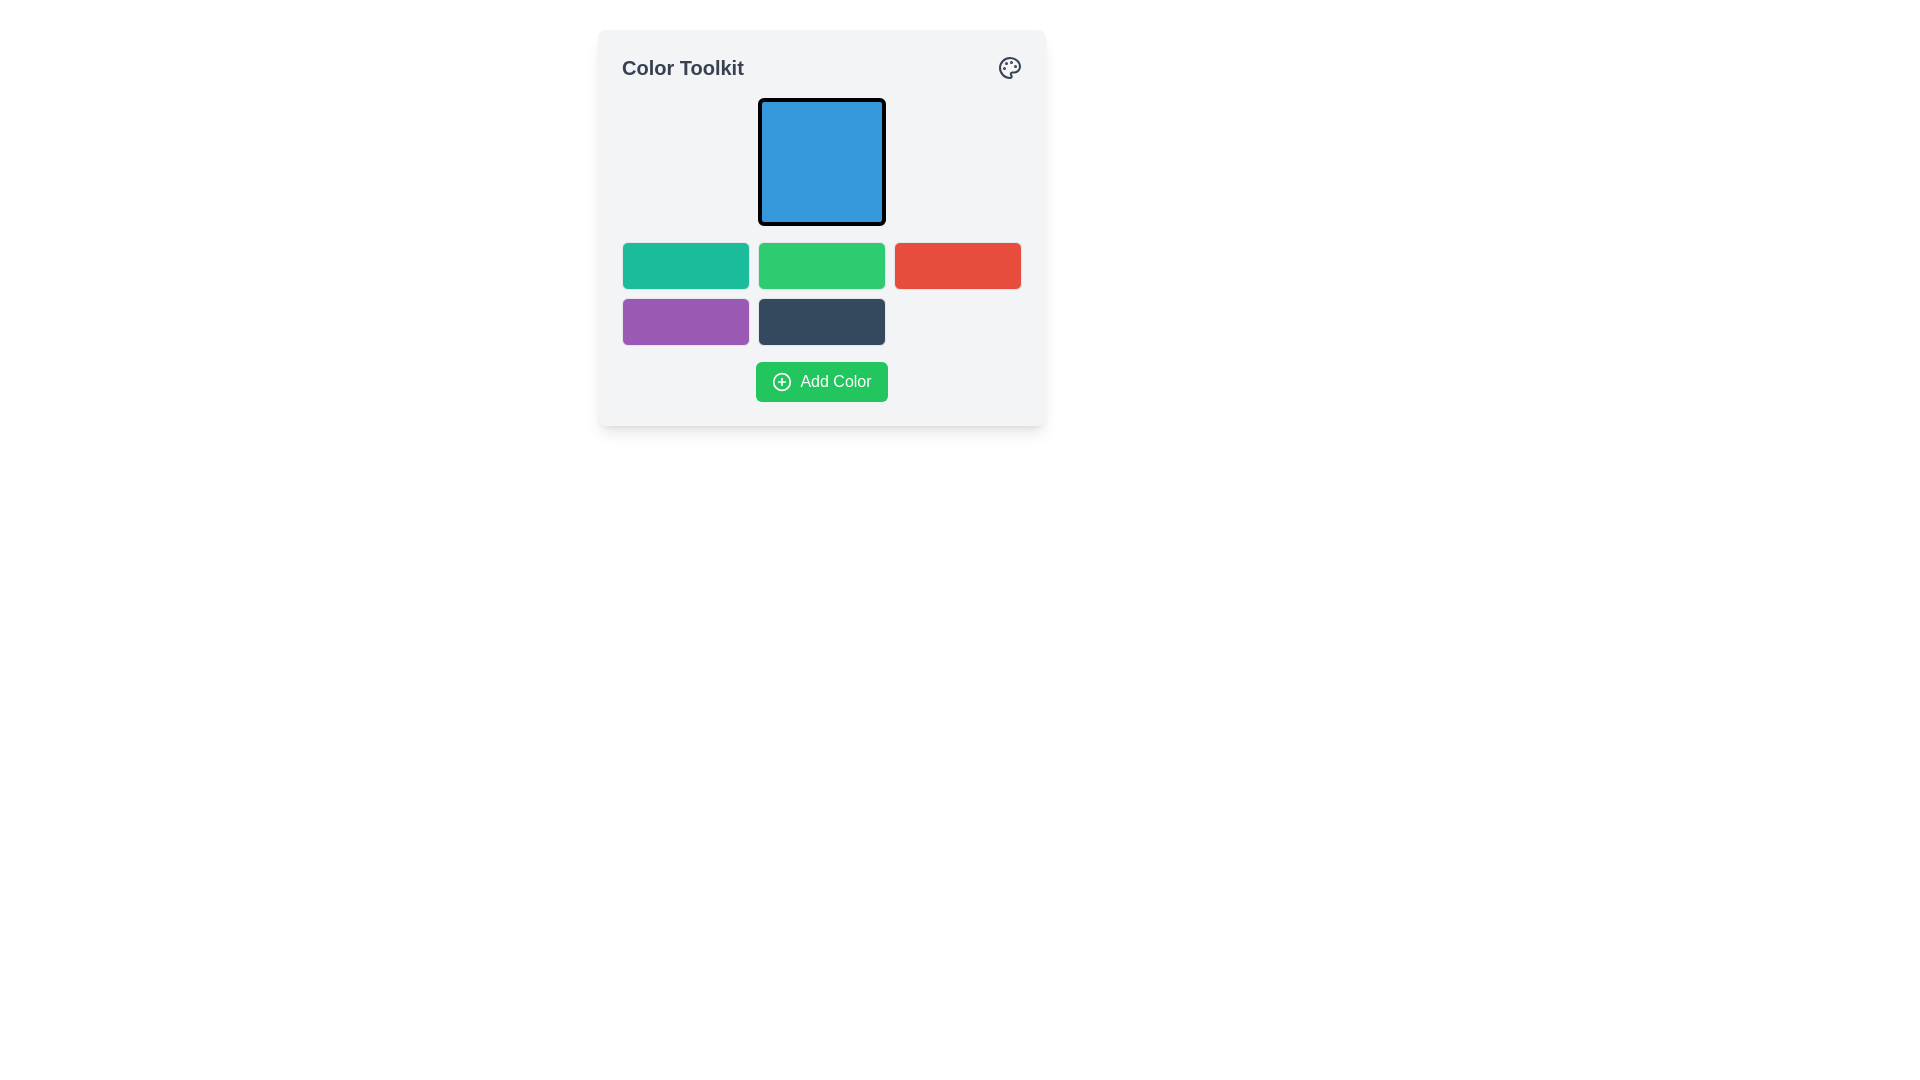  I want to click on the rectangular button with rounded corners and a solid purple background color located in the second row, first column of the grid layout, so click(686, 320).